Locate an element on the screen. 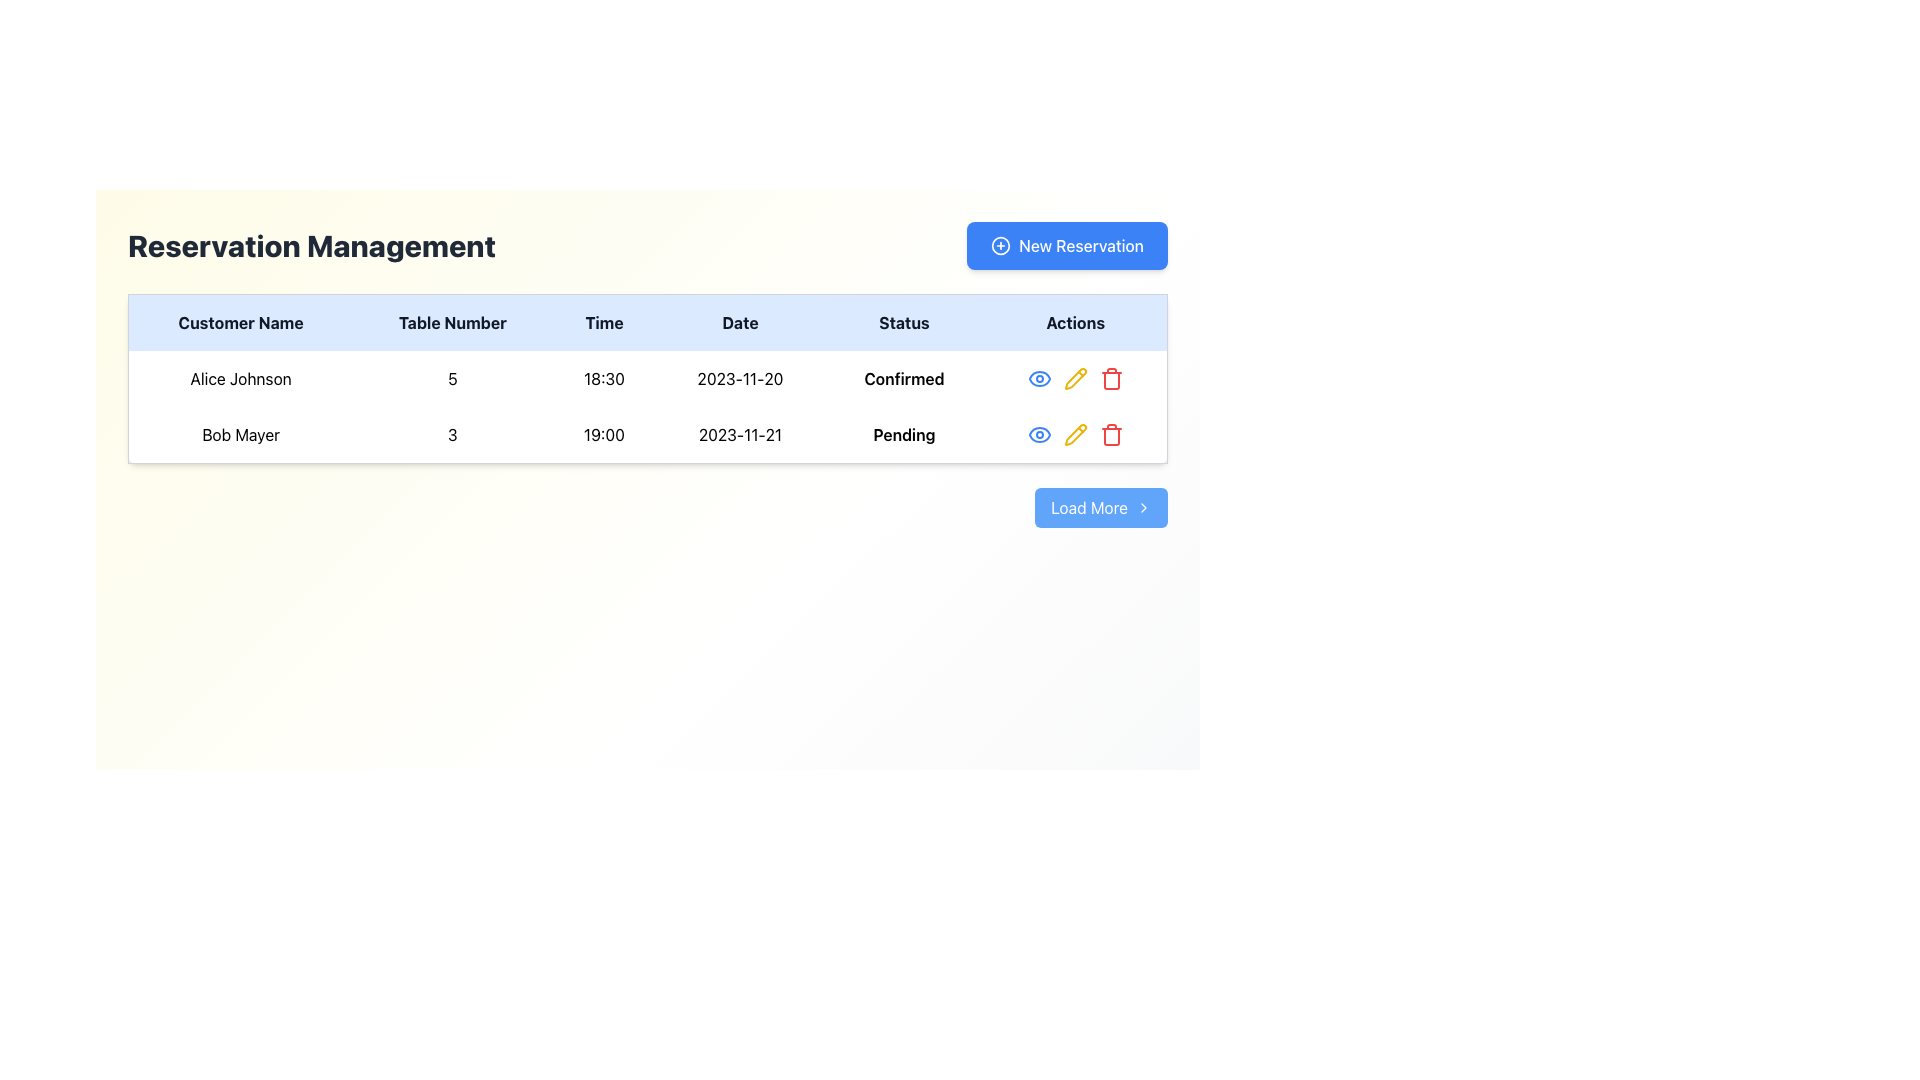 The image size is (1920, 1080). the delete IconButton in the second row of the reservation table for the reservation by Bob Mayer is located at coordinates (1110, 435).